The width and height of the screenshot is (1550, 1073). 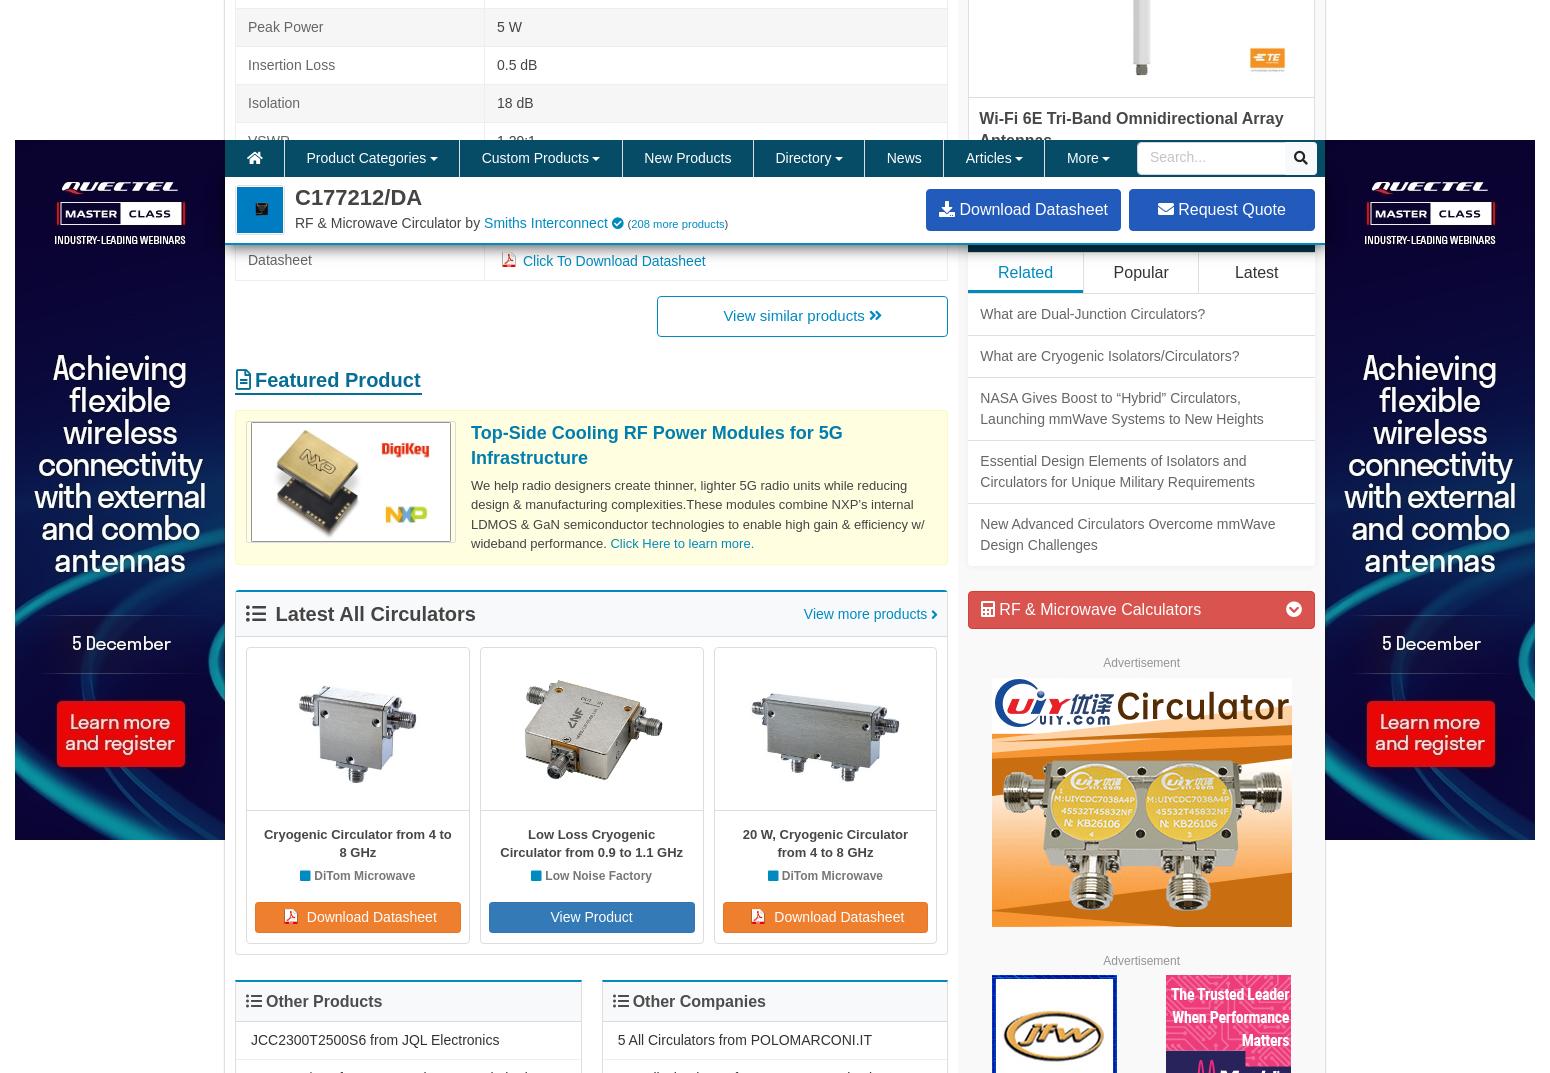 I want to click on 'Microwave Frequency Bands', so click(x=627, y=723).